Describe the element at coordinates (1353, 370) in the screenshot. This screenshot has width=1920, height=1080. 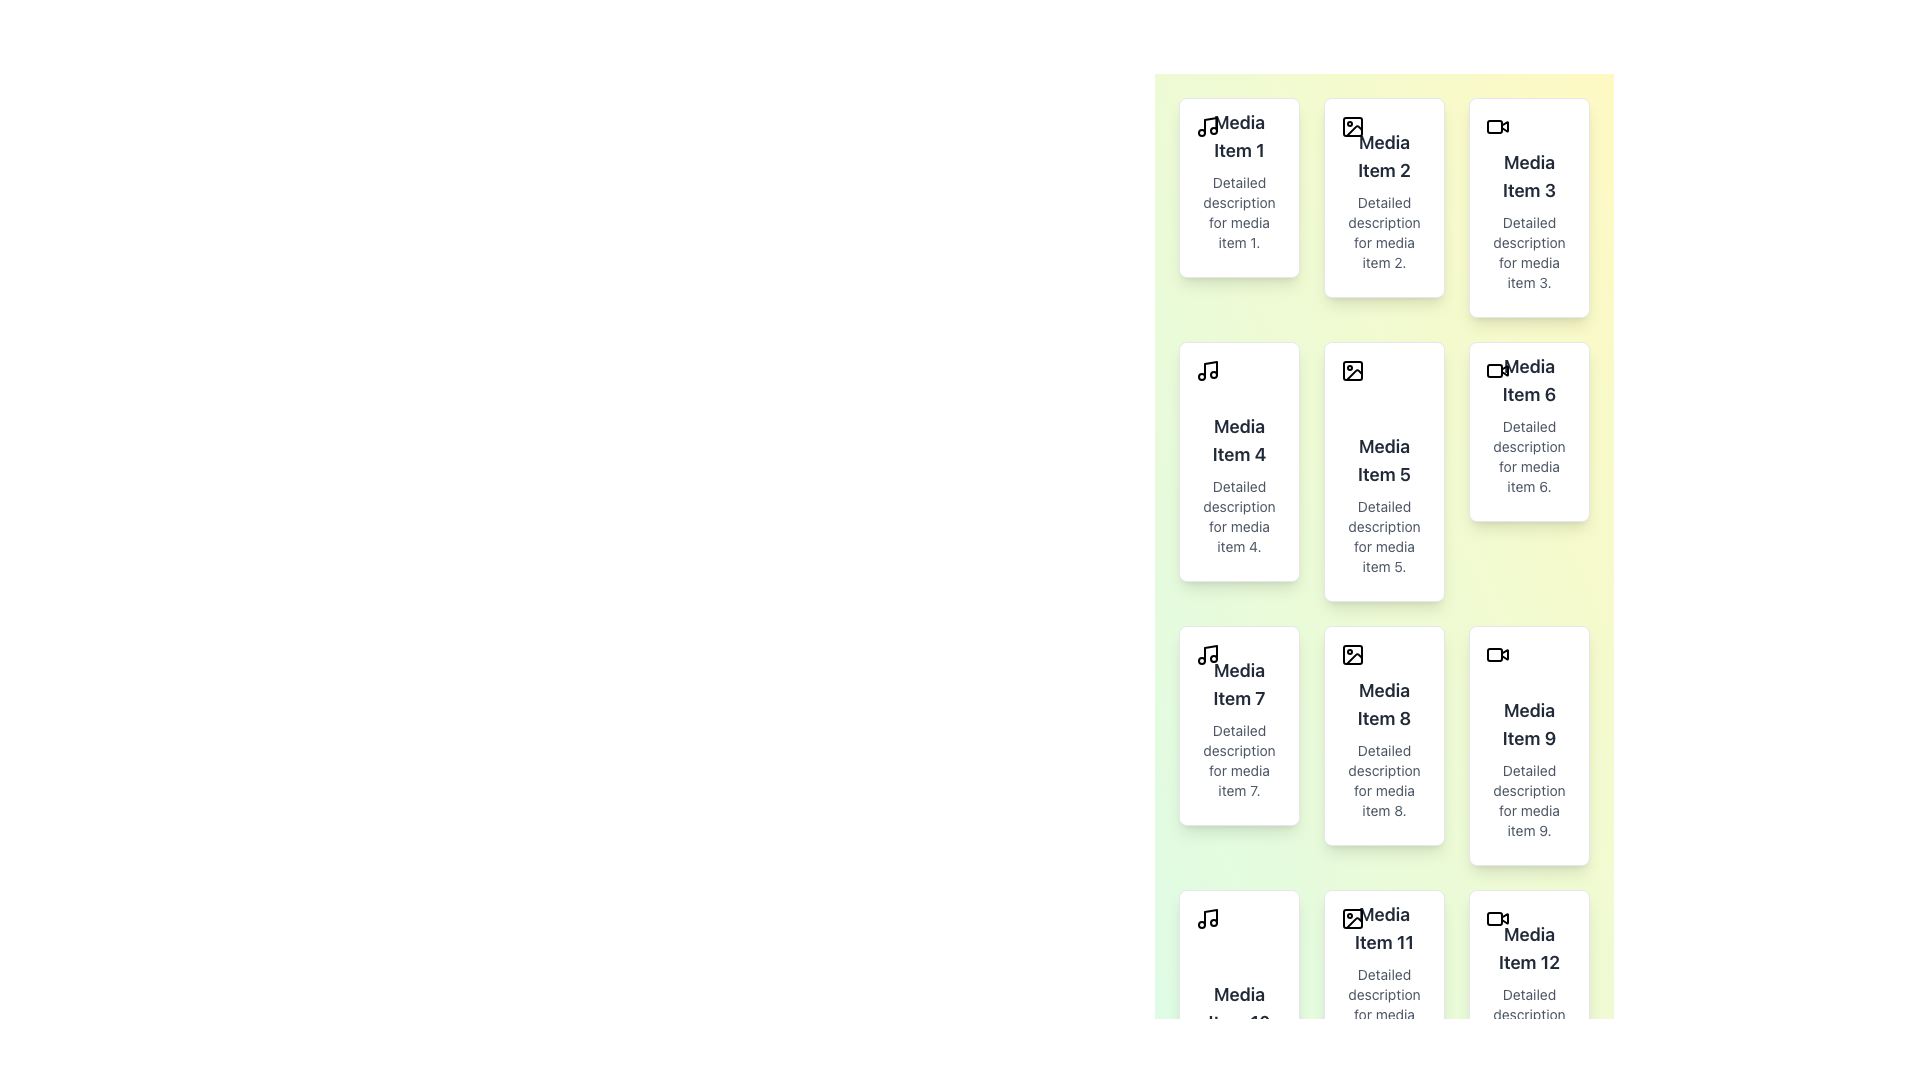
I see `the top-left SVG rectangle element that resembles a picture frame within the 'Media Item 5' card` at that location.